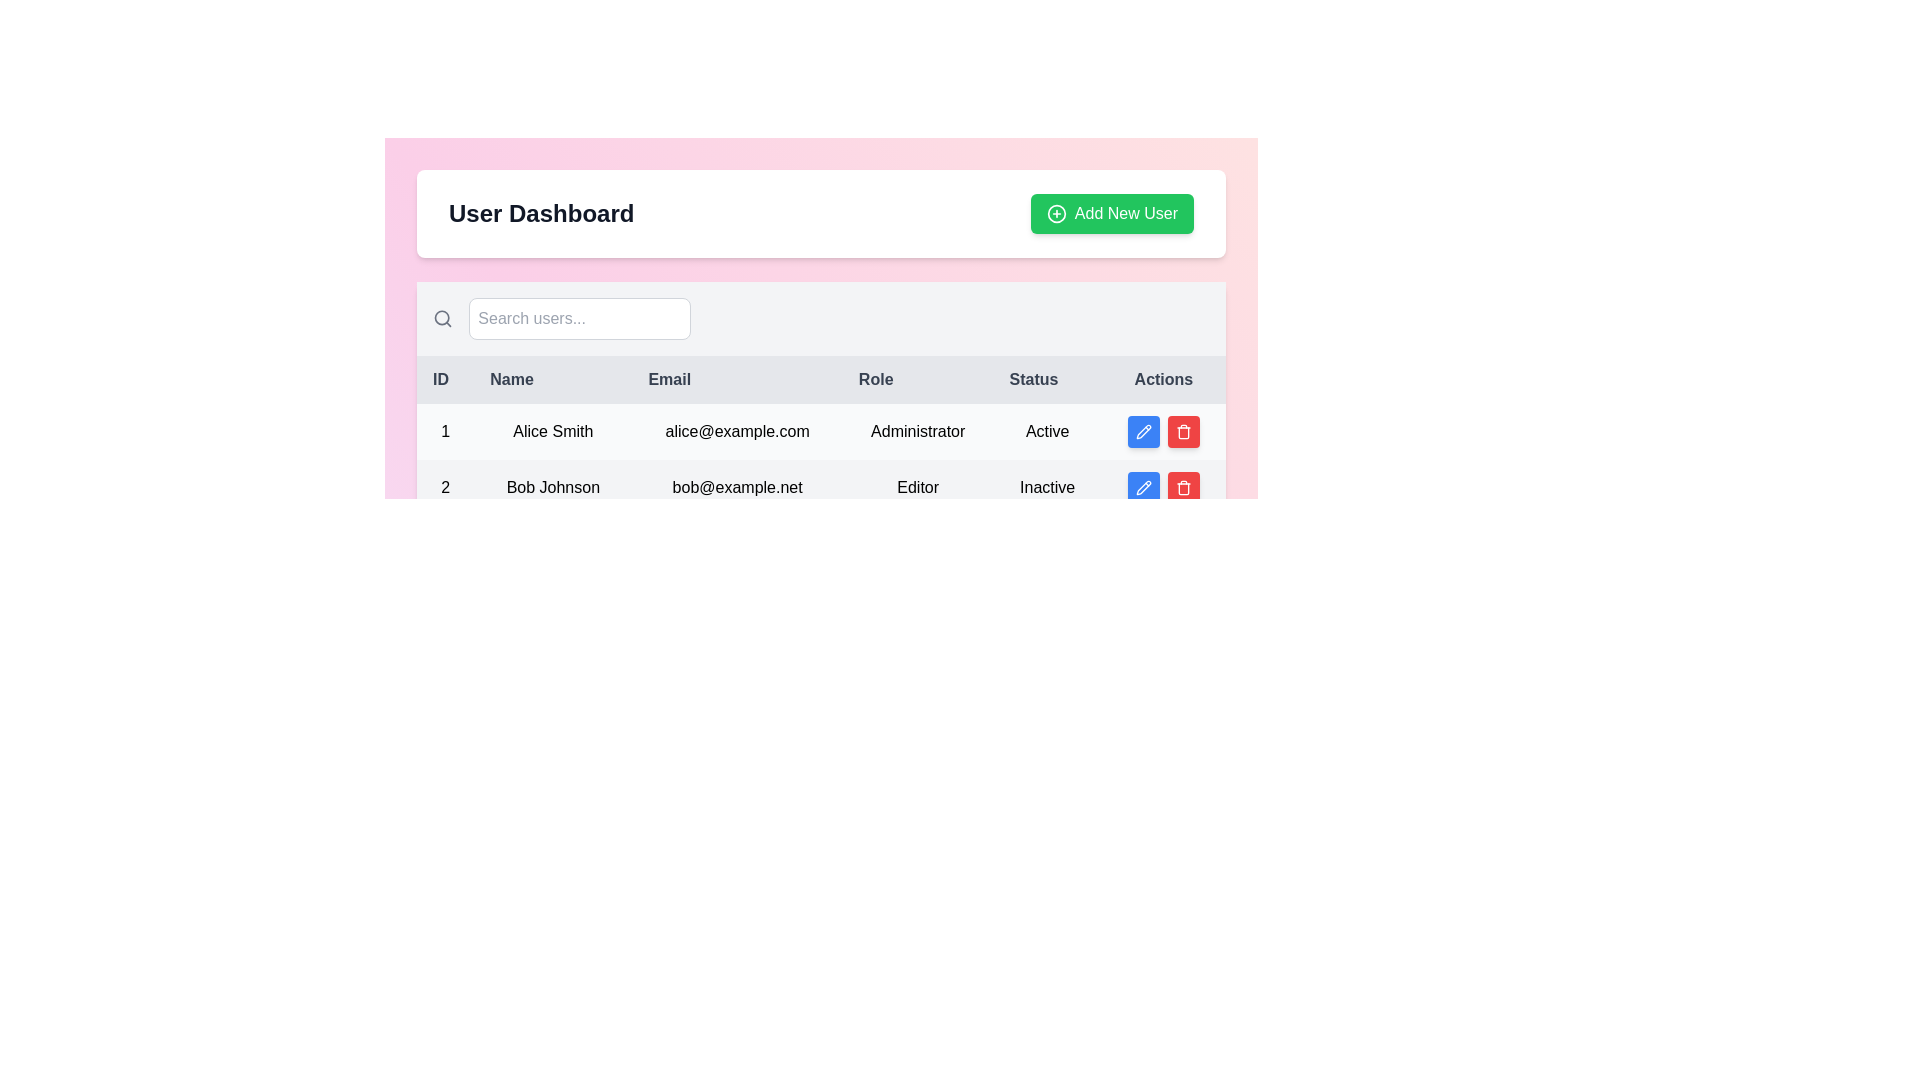  Describe the element at coordinates (1143, 488) in the screenshot. I see `the editing icon within the blue button in the 'Actions' column for the second user, Bob Johnson` at that location.